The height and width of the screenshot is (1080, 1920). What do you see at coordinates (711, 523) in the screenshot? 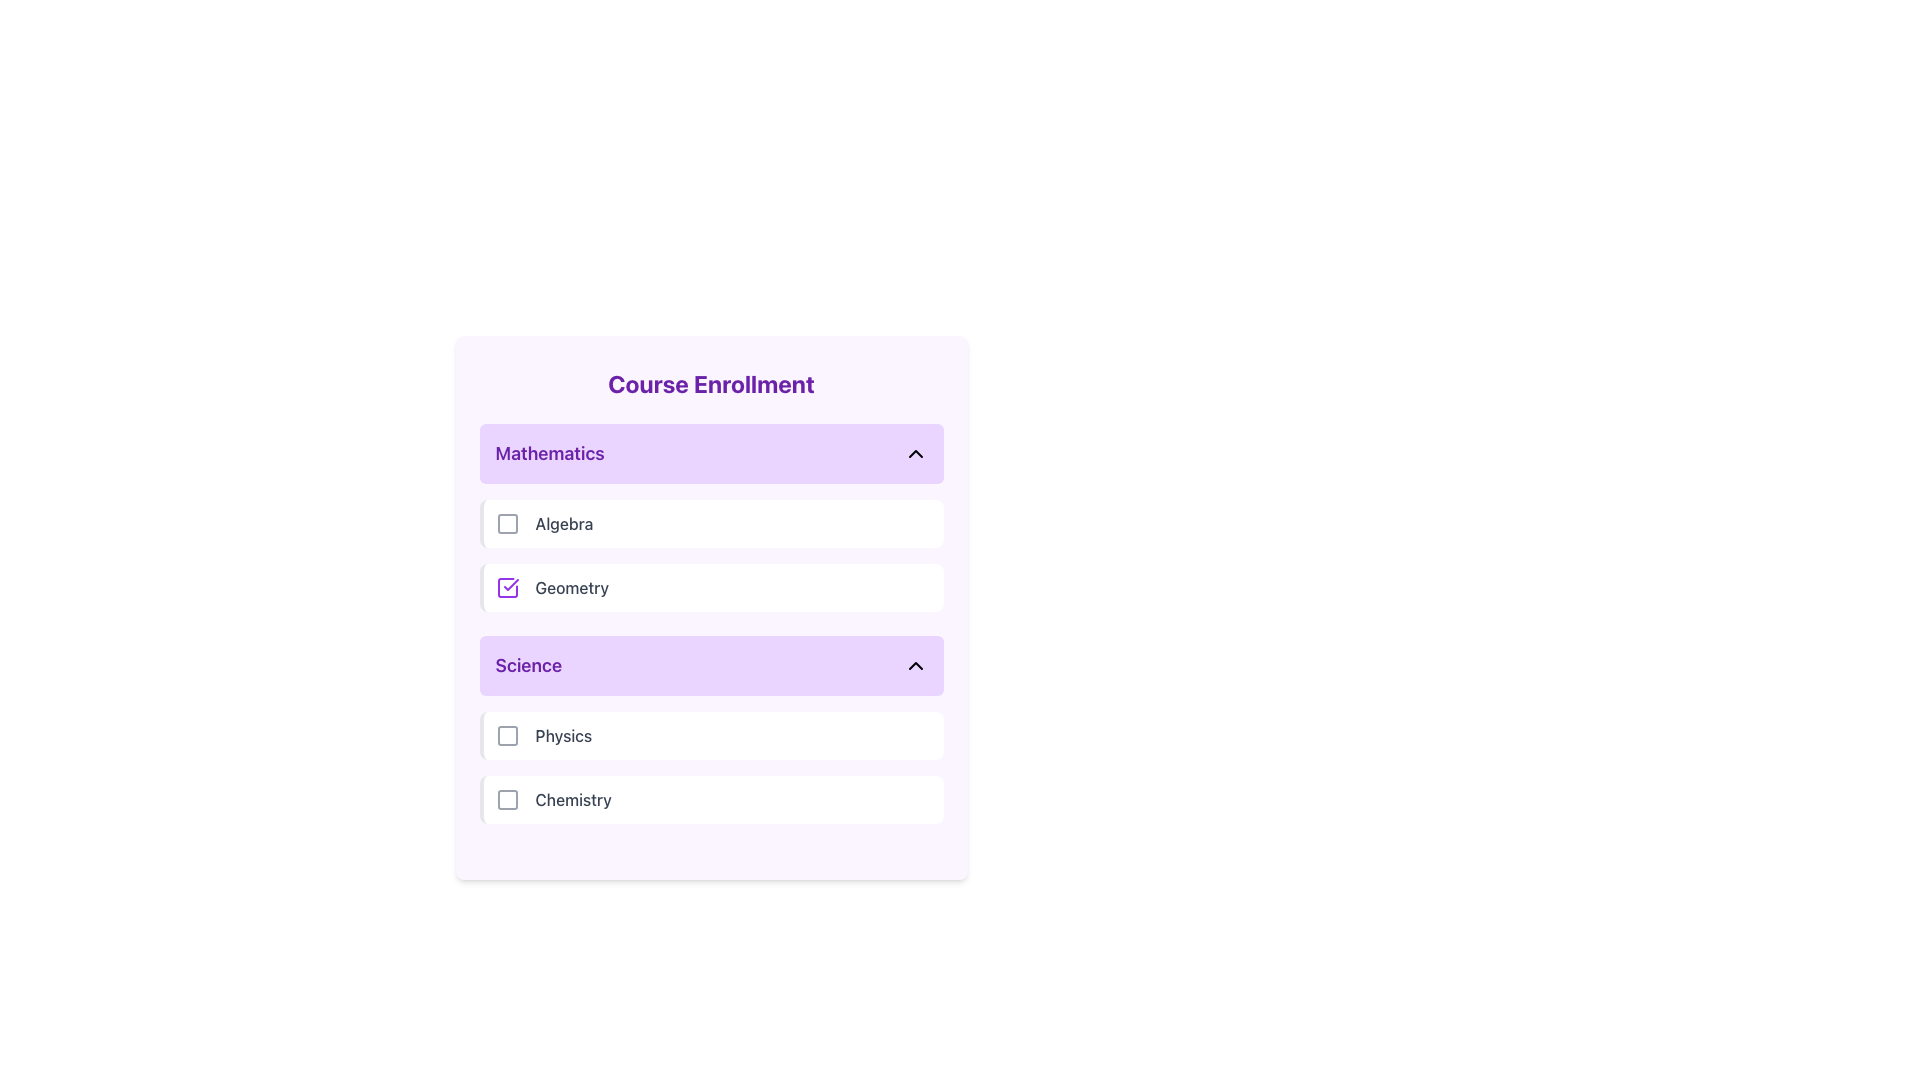
I see `the first selectable list item labeled 'Algebra' in the Mathematics section, which has a checkbox on the left` at bounding box center [711, 523].